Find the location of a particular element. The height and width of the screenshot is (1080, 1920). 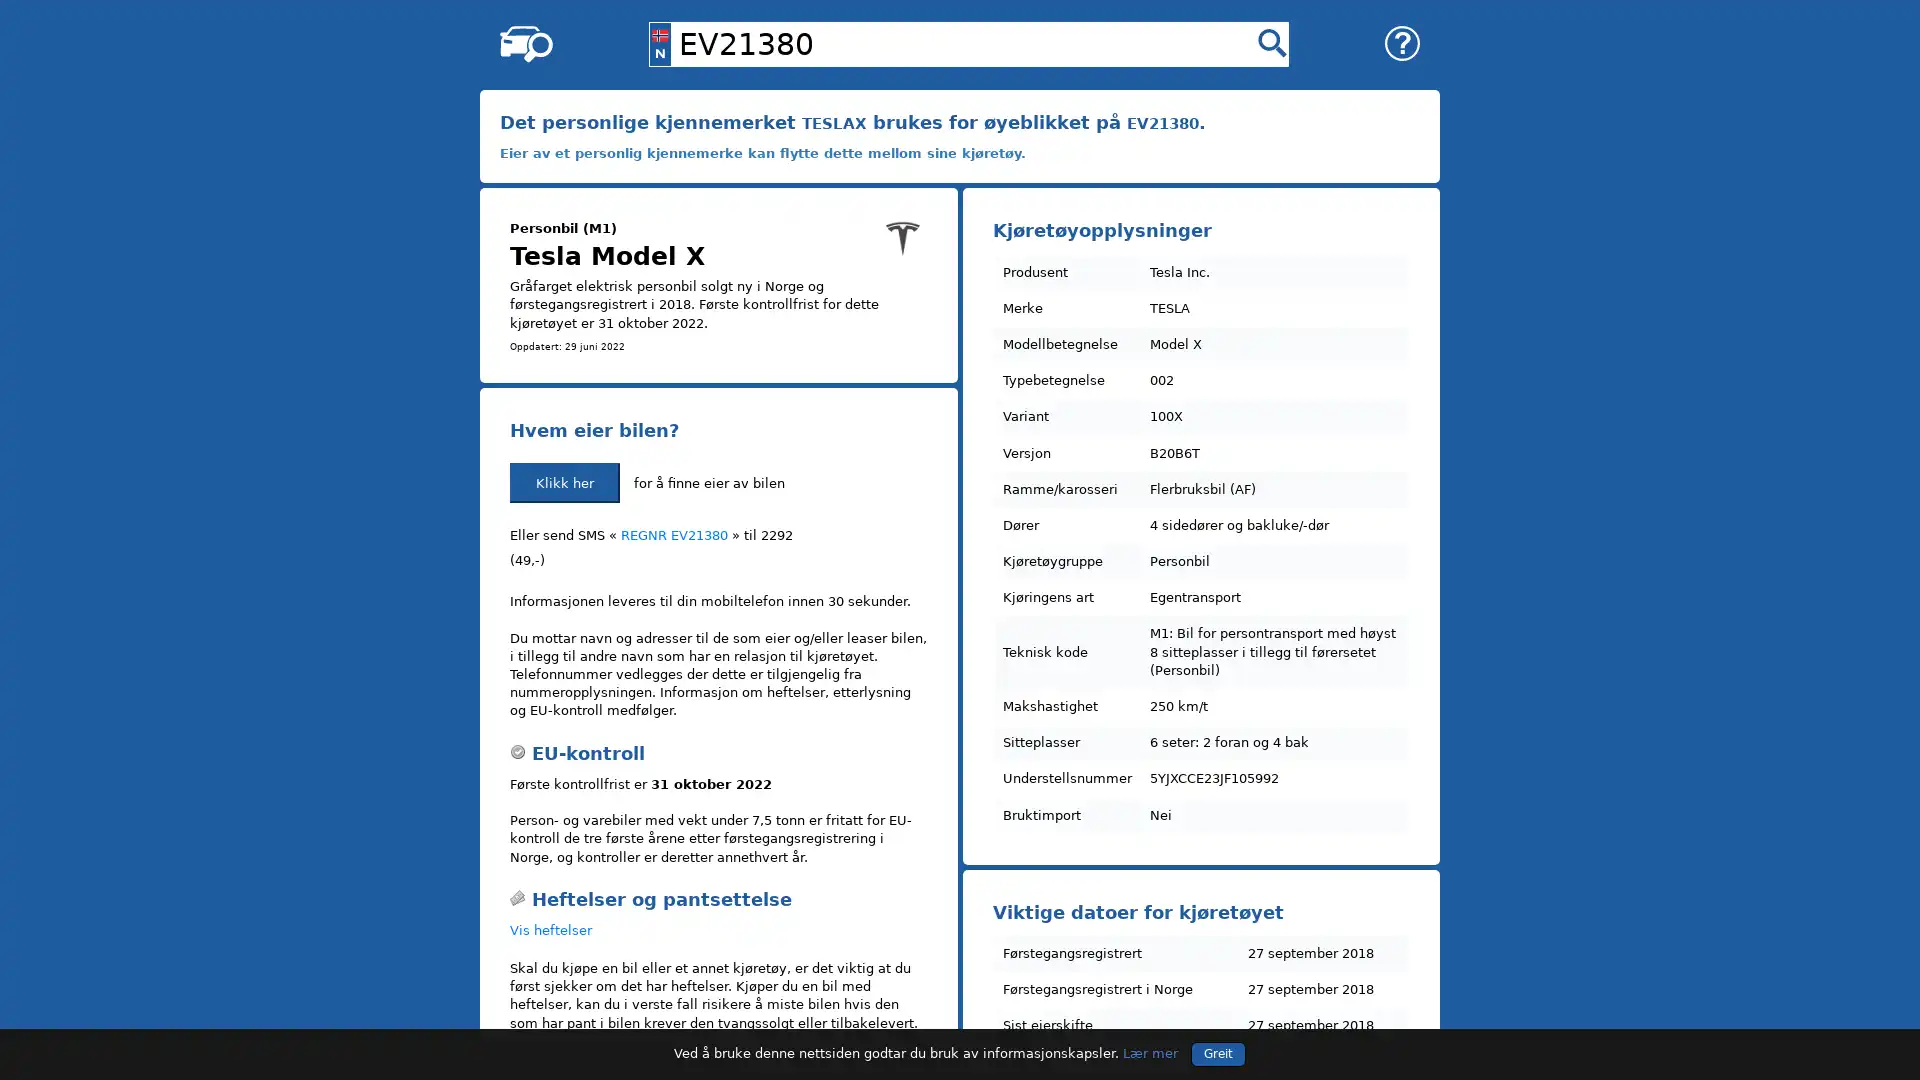

Klikk her is located at coordinates (564, 482).